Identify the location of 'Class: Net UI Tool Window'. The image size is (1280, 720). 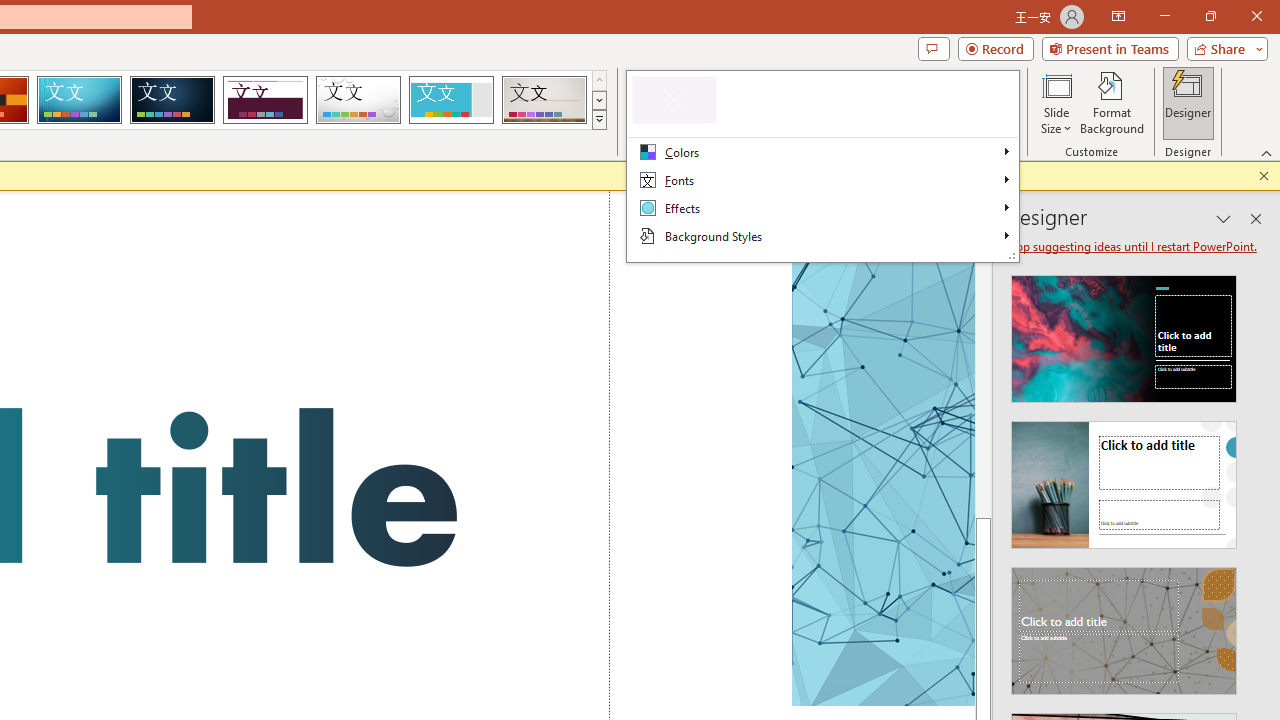
(823, 165).